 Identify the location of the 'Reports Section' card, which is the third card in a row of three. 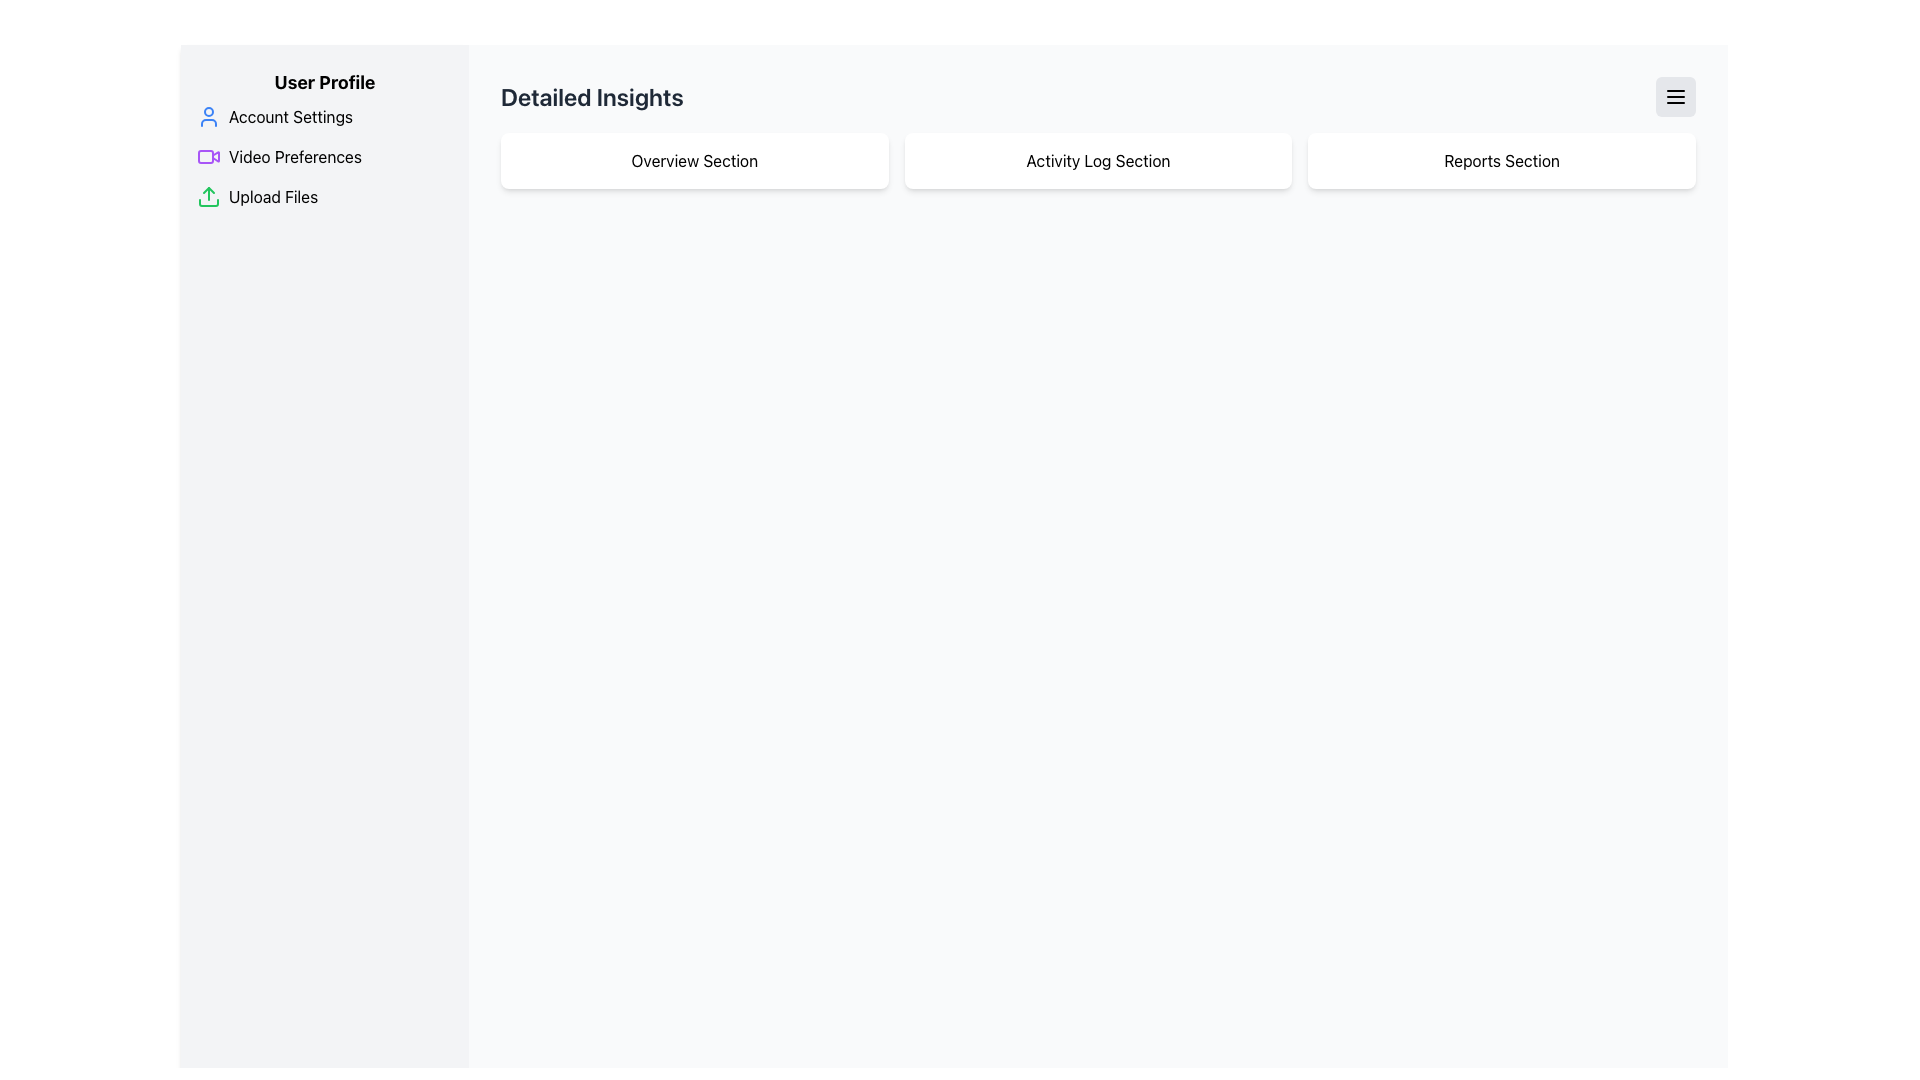
(1502, 160).